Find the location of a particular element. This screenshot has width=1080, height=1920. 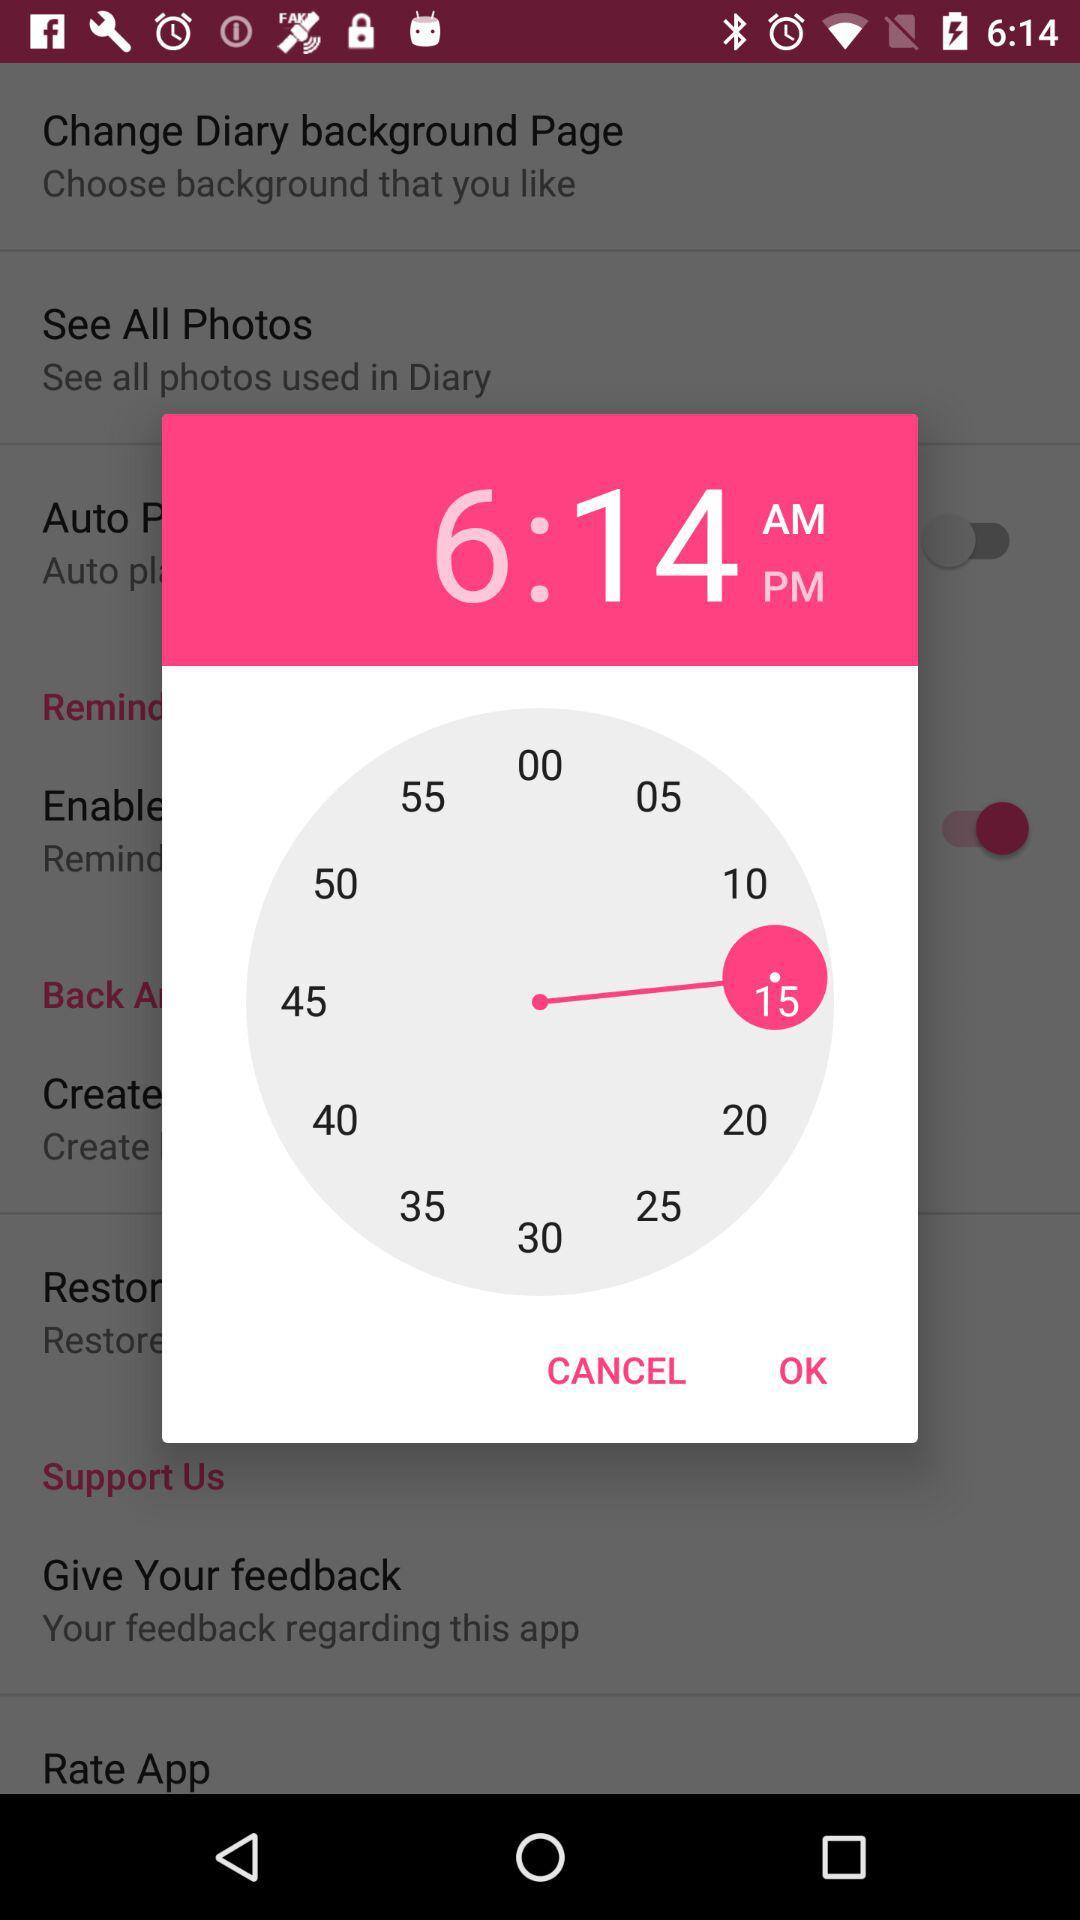

item next to the ok icon is located at coordinates (615, 1368).